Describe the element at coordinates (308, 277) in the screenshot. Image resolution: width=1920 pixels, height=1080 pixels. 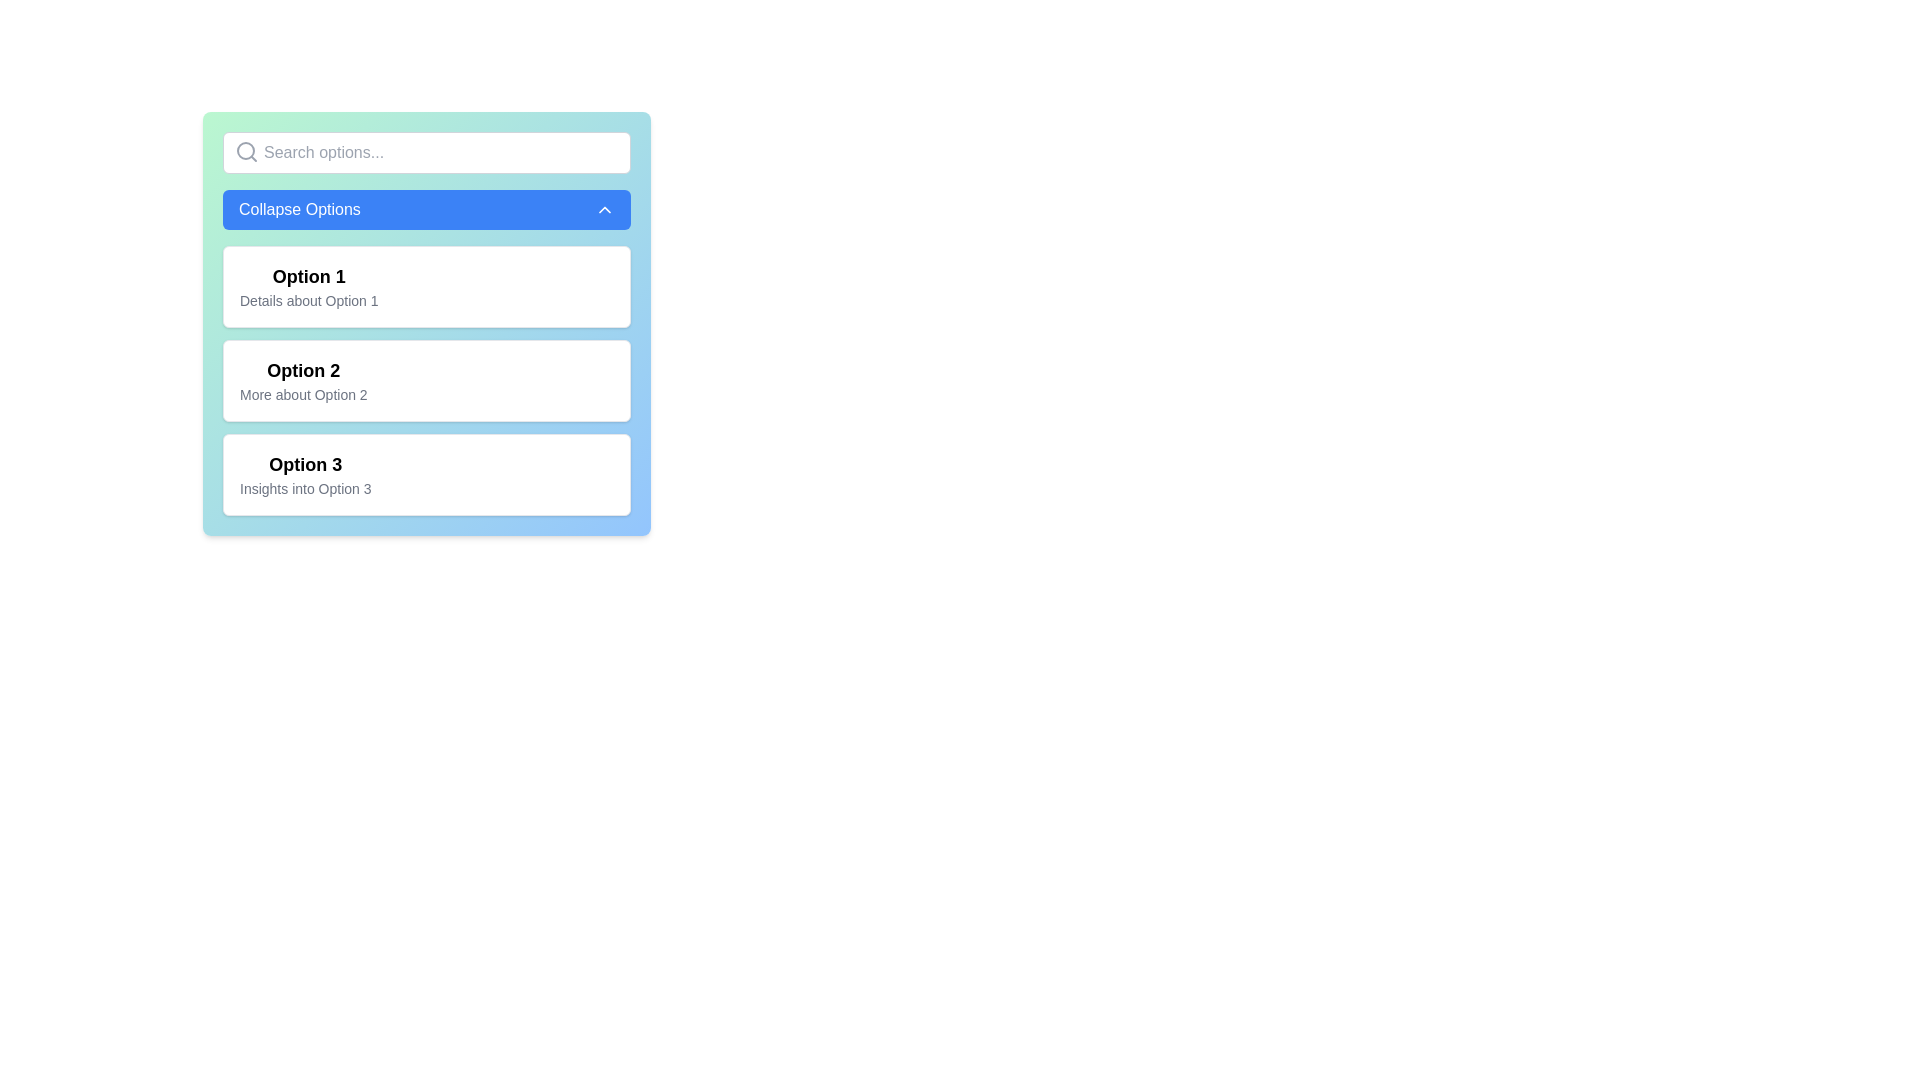
I see `the text label displaying 'Option 1', which is styled with a bold font and serves as a heading for its section` at that location.